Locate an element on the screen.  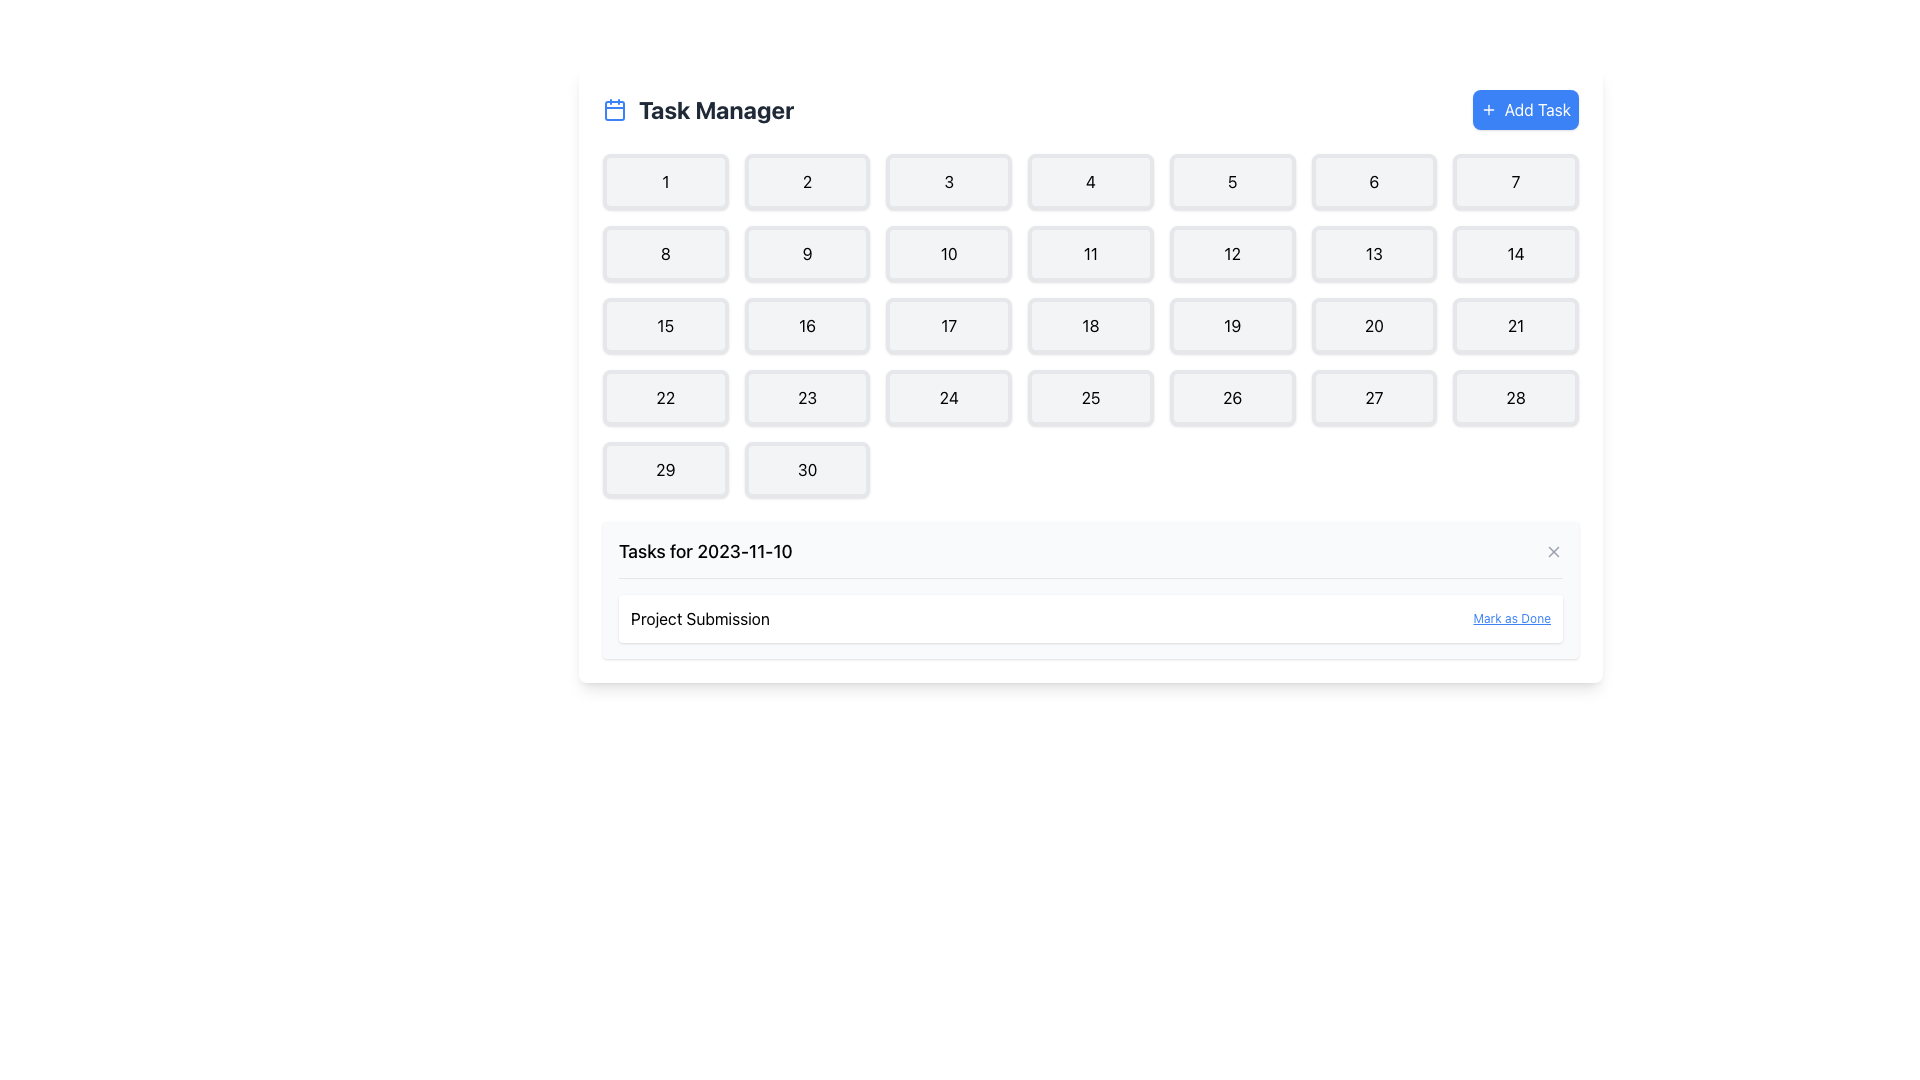
the calendar button representing the date in the third row and sixth column, surrounded by '18' on the left and '20' on the right is located at coordinates (1231, 325).